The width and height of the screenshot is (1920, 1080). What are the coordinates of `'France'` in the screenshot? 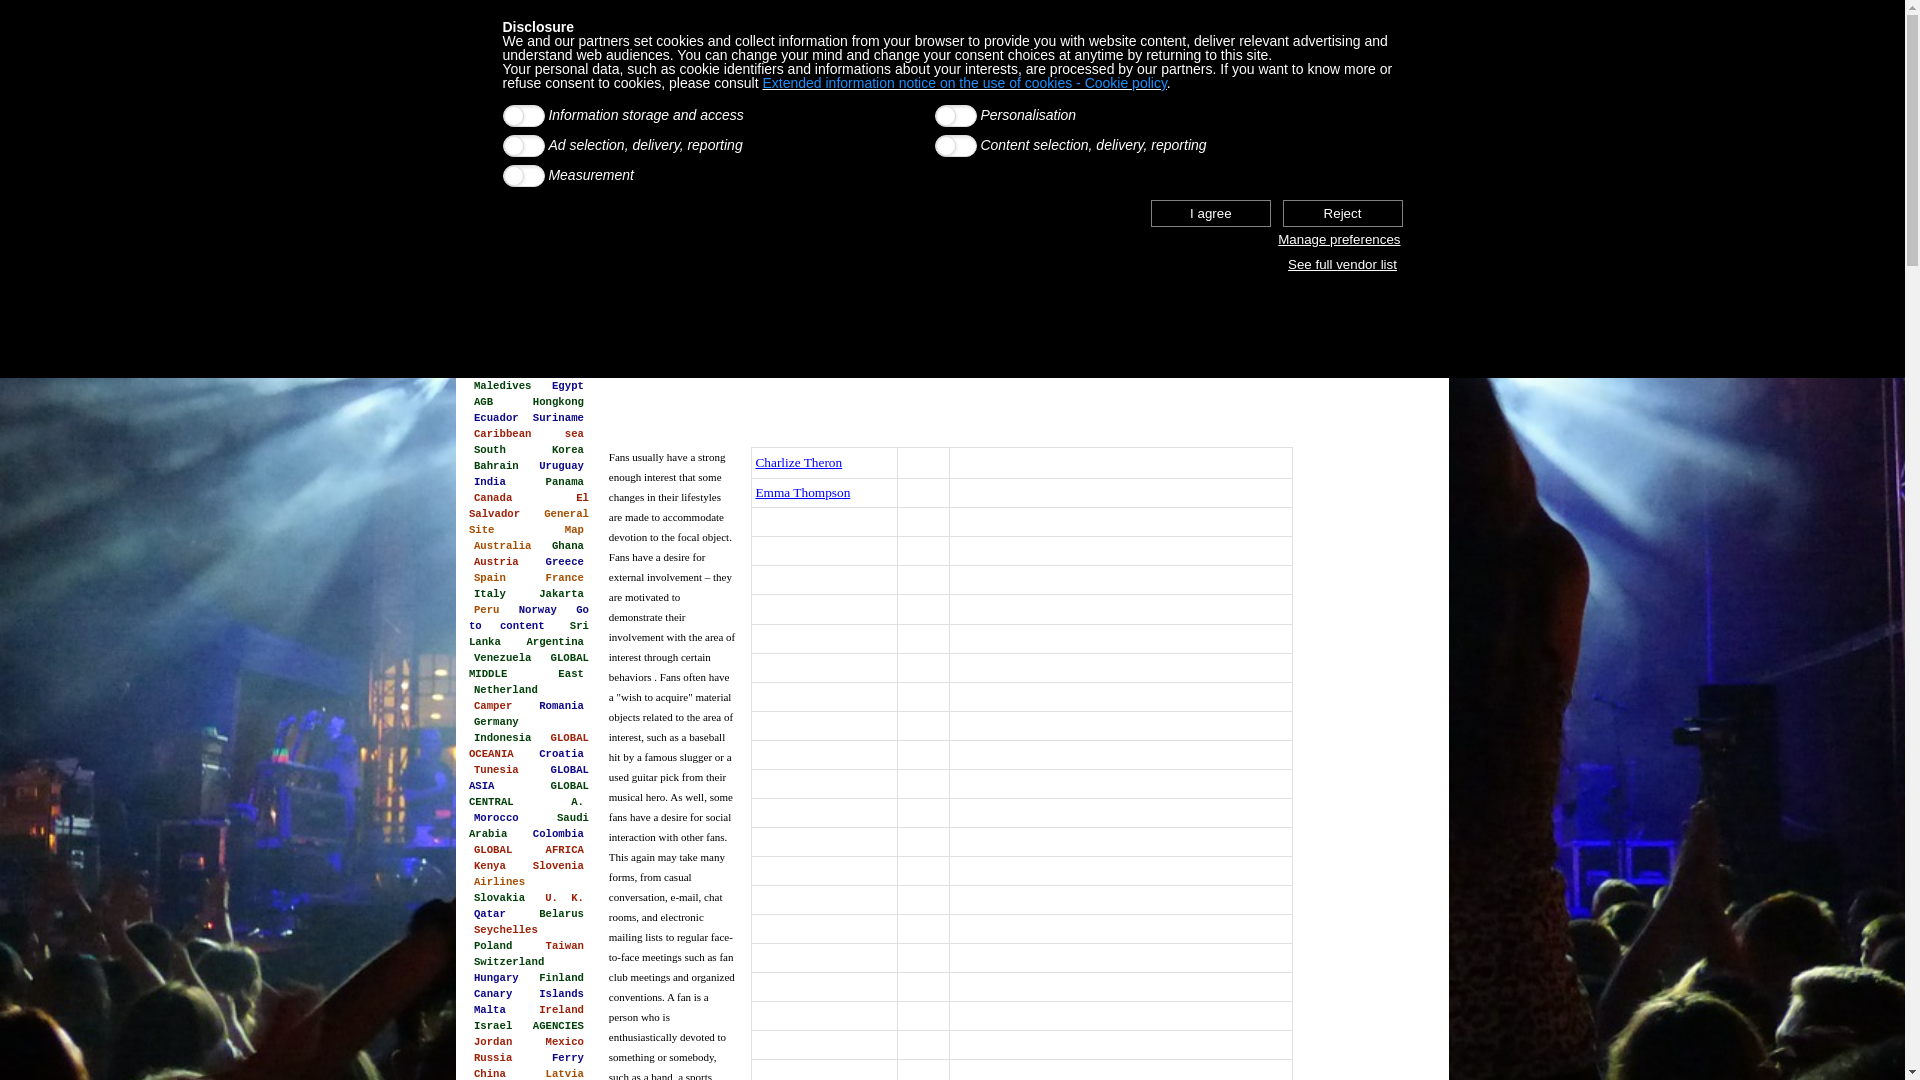 It's located at (542, 578).